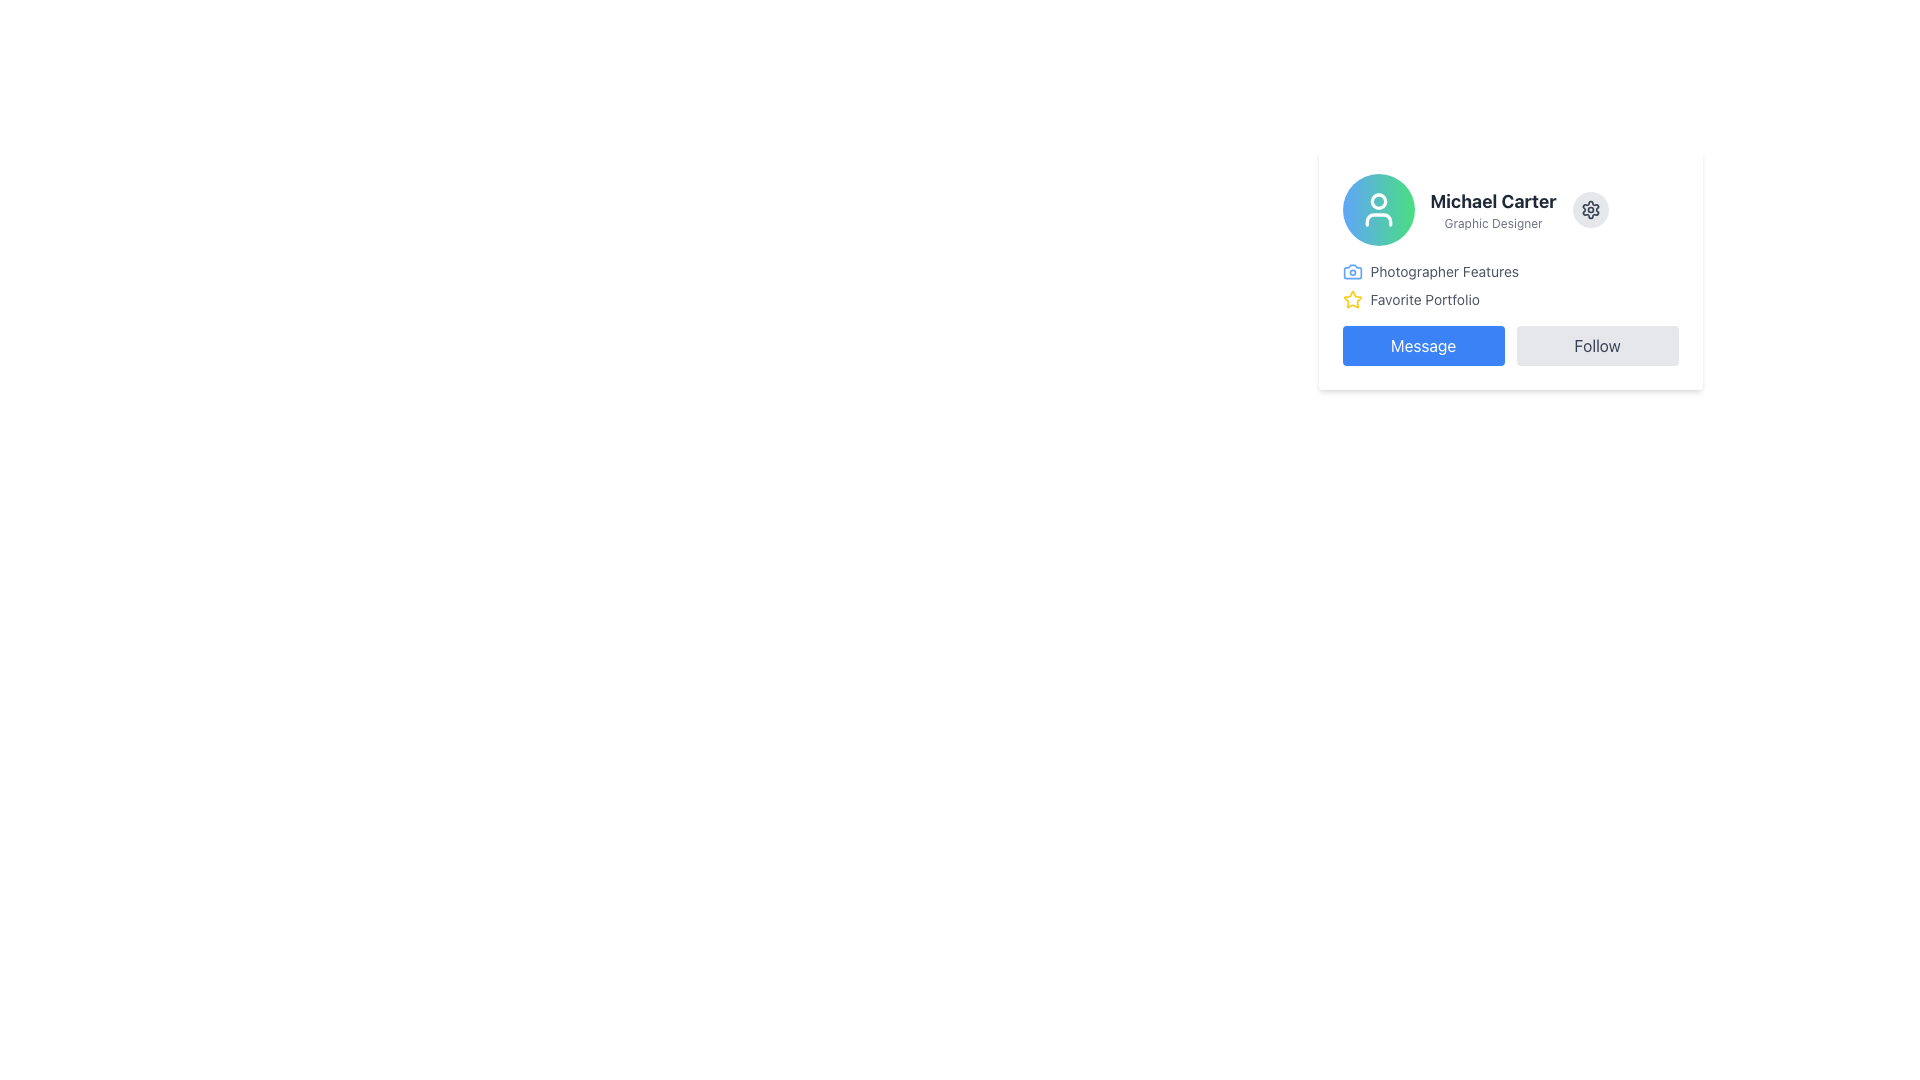 The image size is (1920, 1080). I want to click on bottom section of the SVG graphic representing the user profile picture, which is centrally located within the circular icon to the left of the user's name and title, so click(1377, 219).